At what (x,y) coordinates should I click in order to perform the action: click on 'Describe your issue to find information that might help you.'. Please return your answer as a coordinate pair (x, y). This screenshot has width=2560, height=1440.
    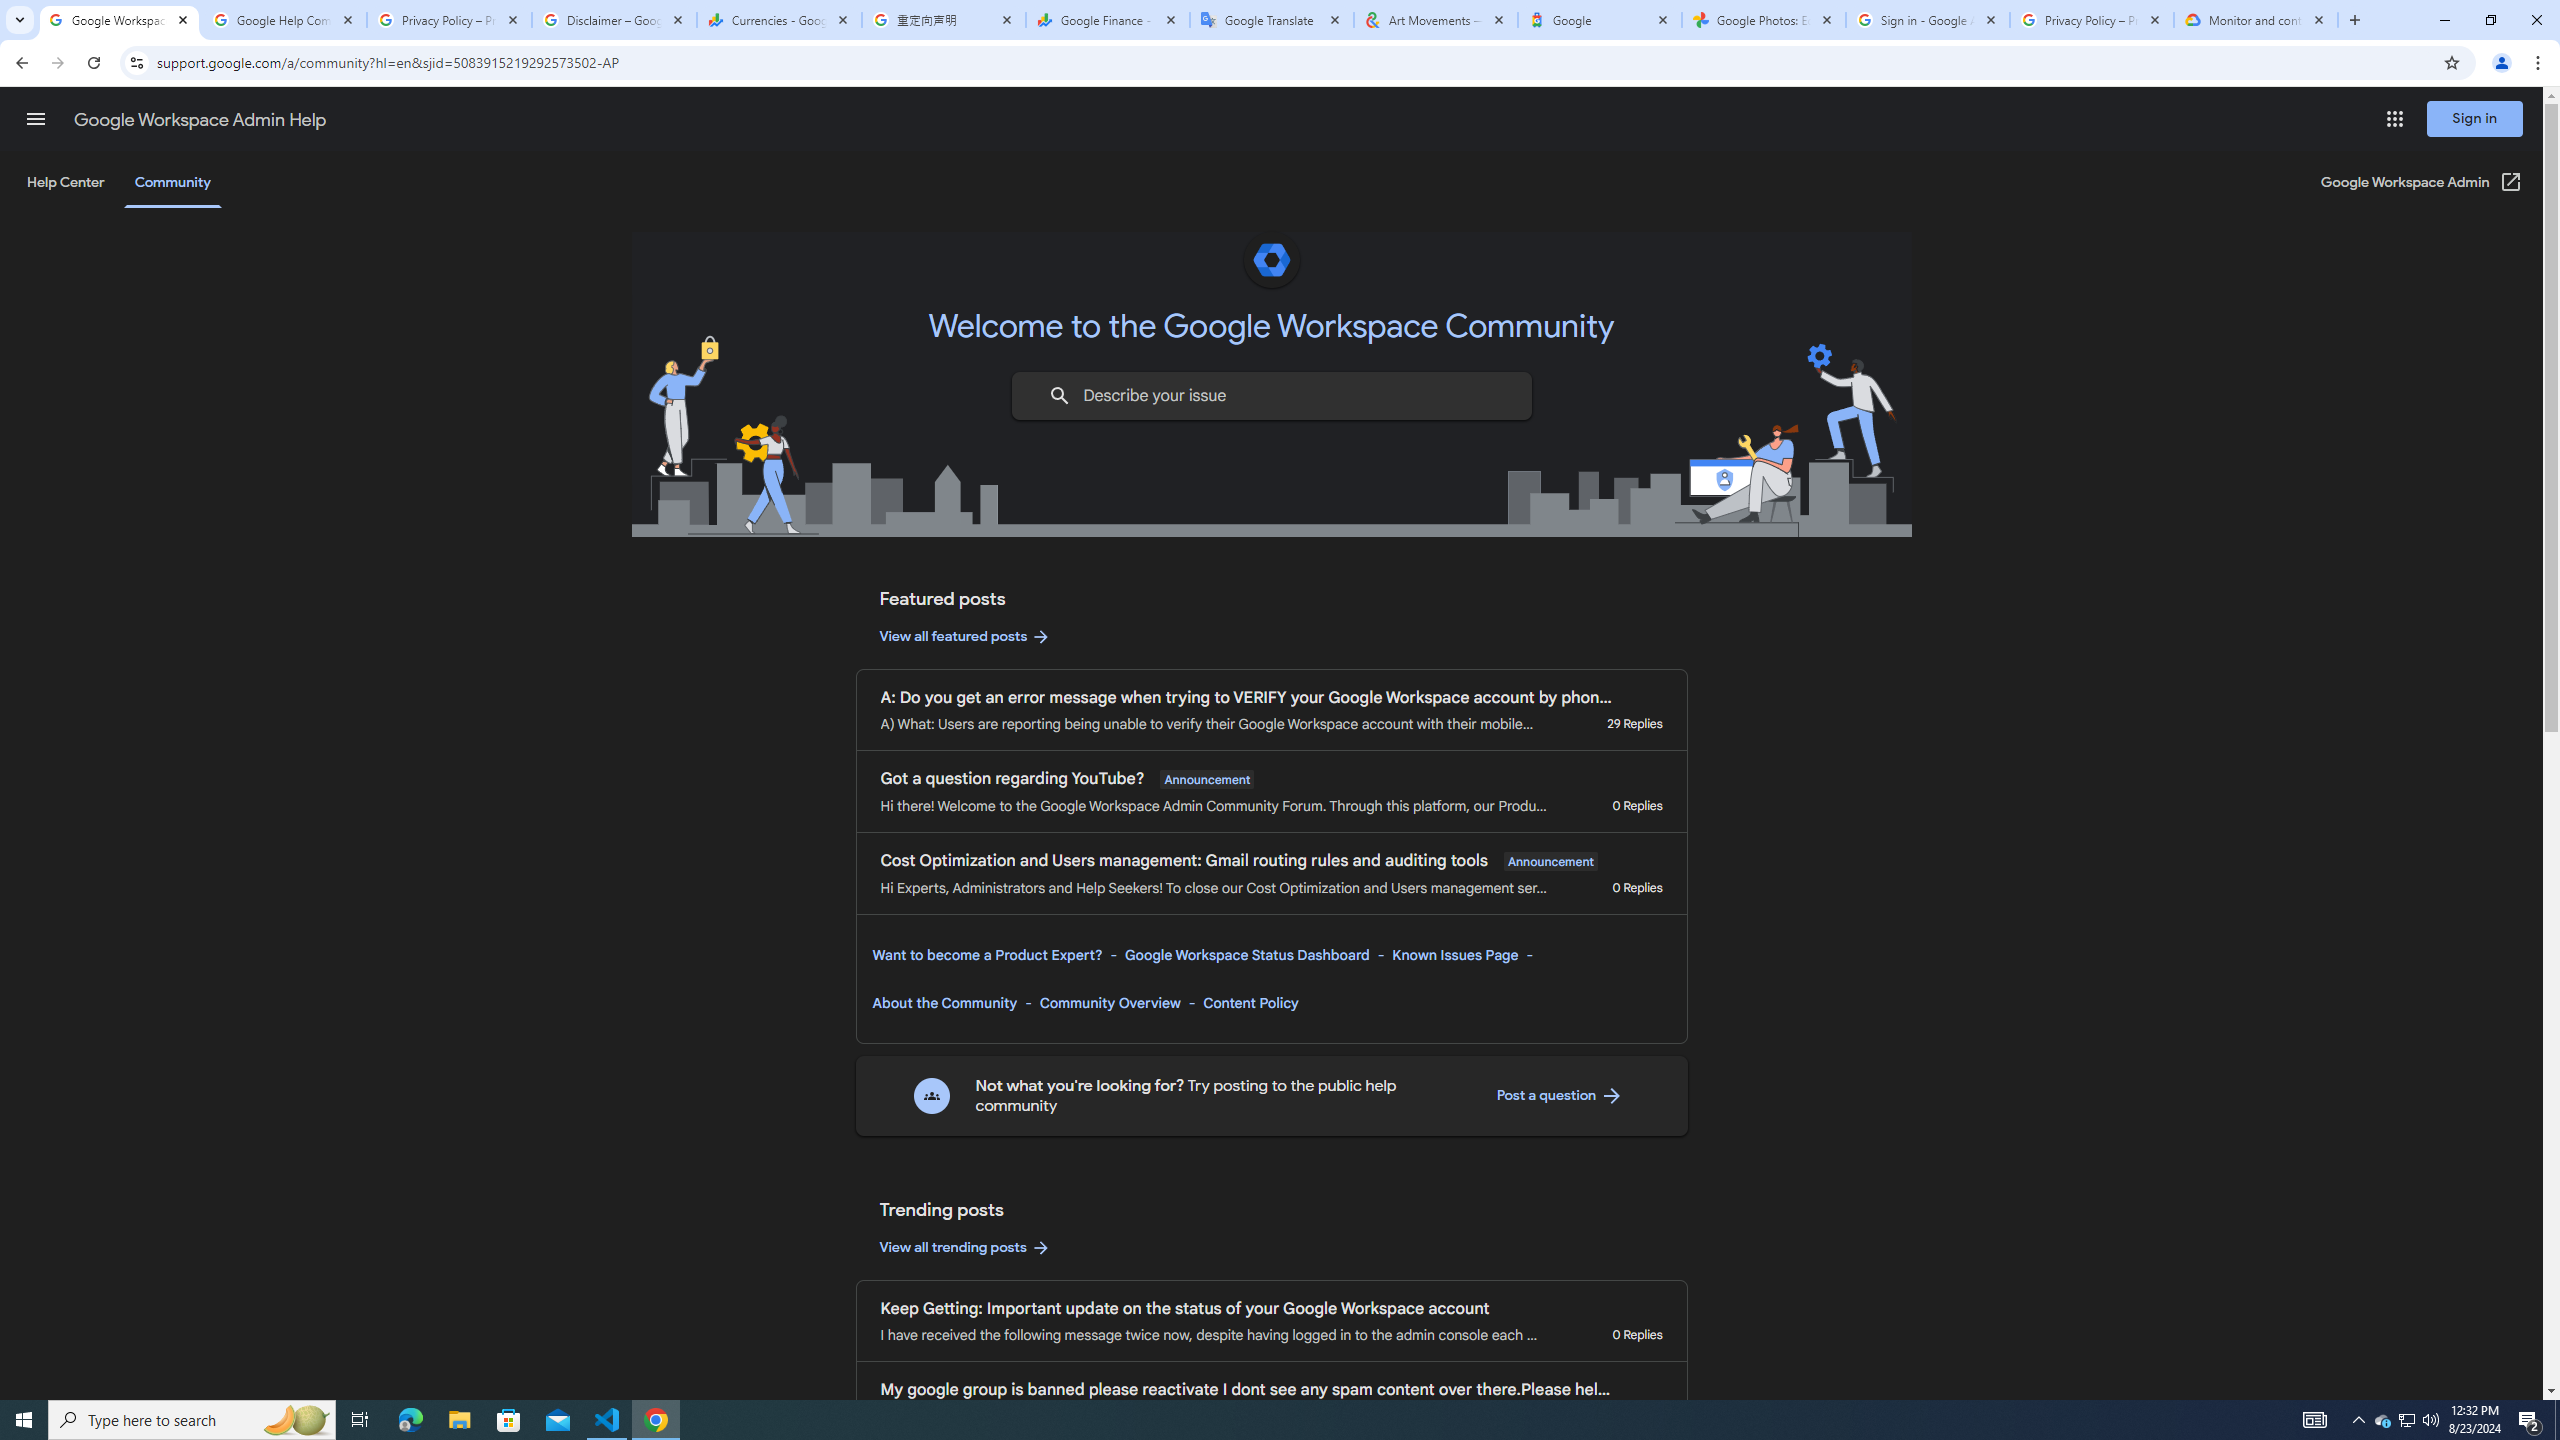
    Looking at the image, I should click on (1271, 395).